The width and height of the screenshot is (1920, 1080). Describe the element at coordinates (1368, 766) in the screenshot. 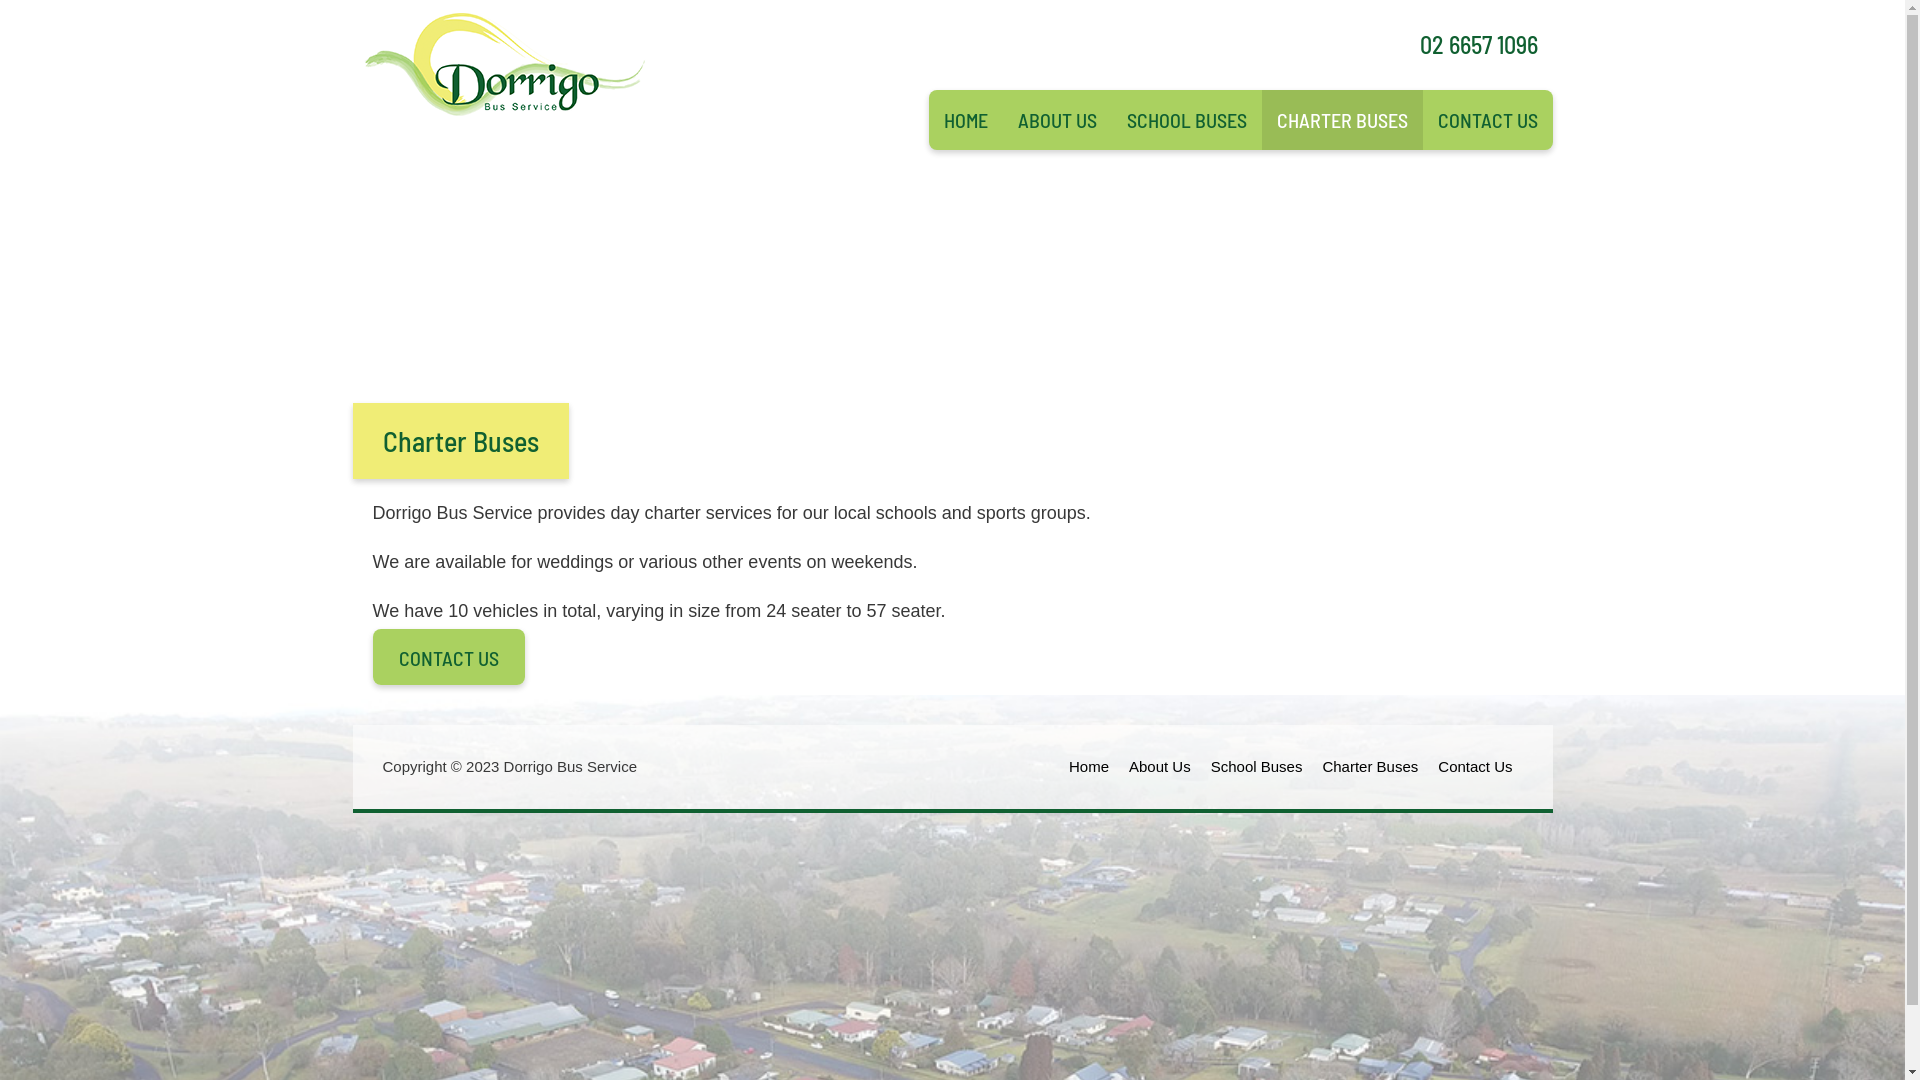

I see `'Charter Buses'` at that location.